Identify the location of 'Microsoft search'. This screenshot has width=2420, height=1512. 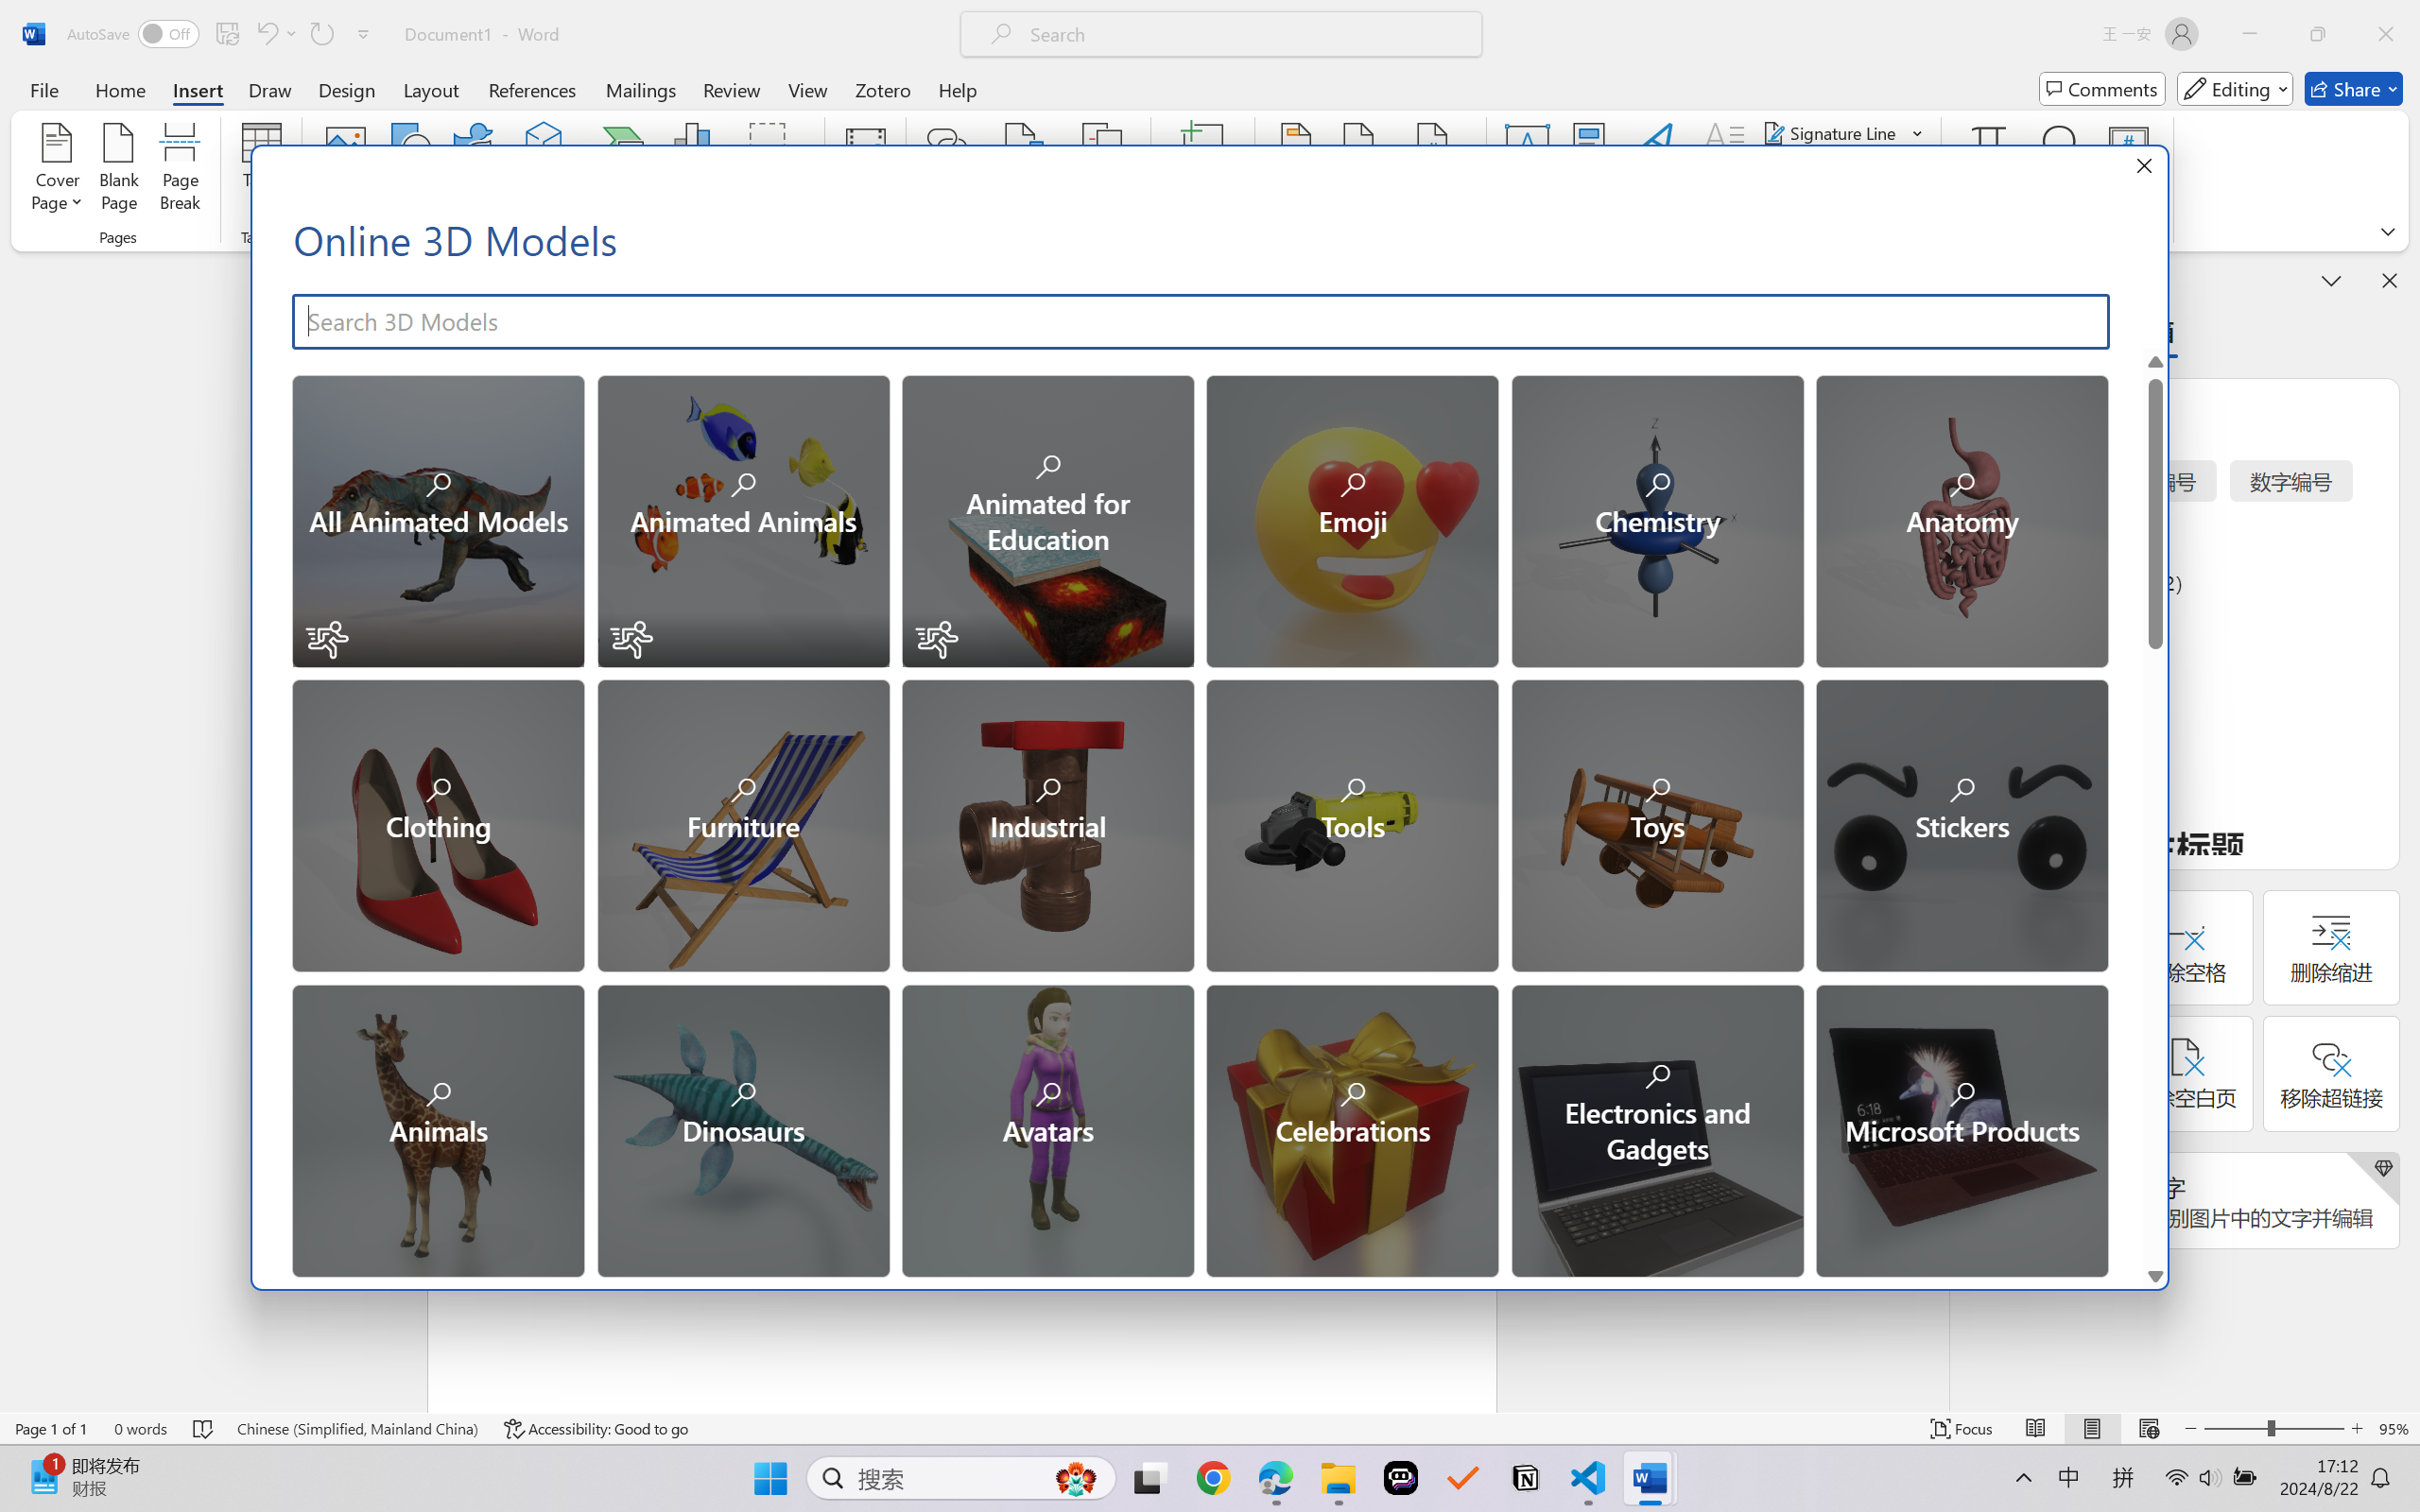
(1246, 33).